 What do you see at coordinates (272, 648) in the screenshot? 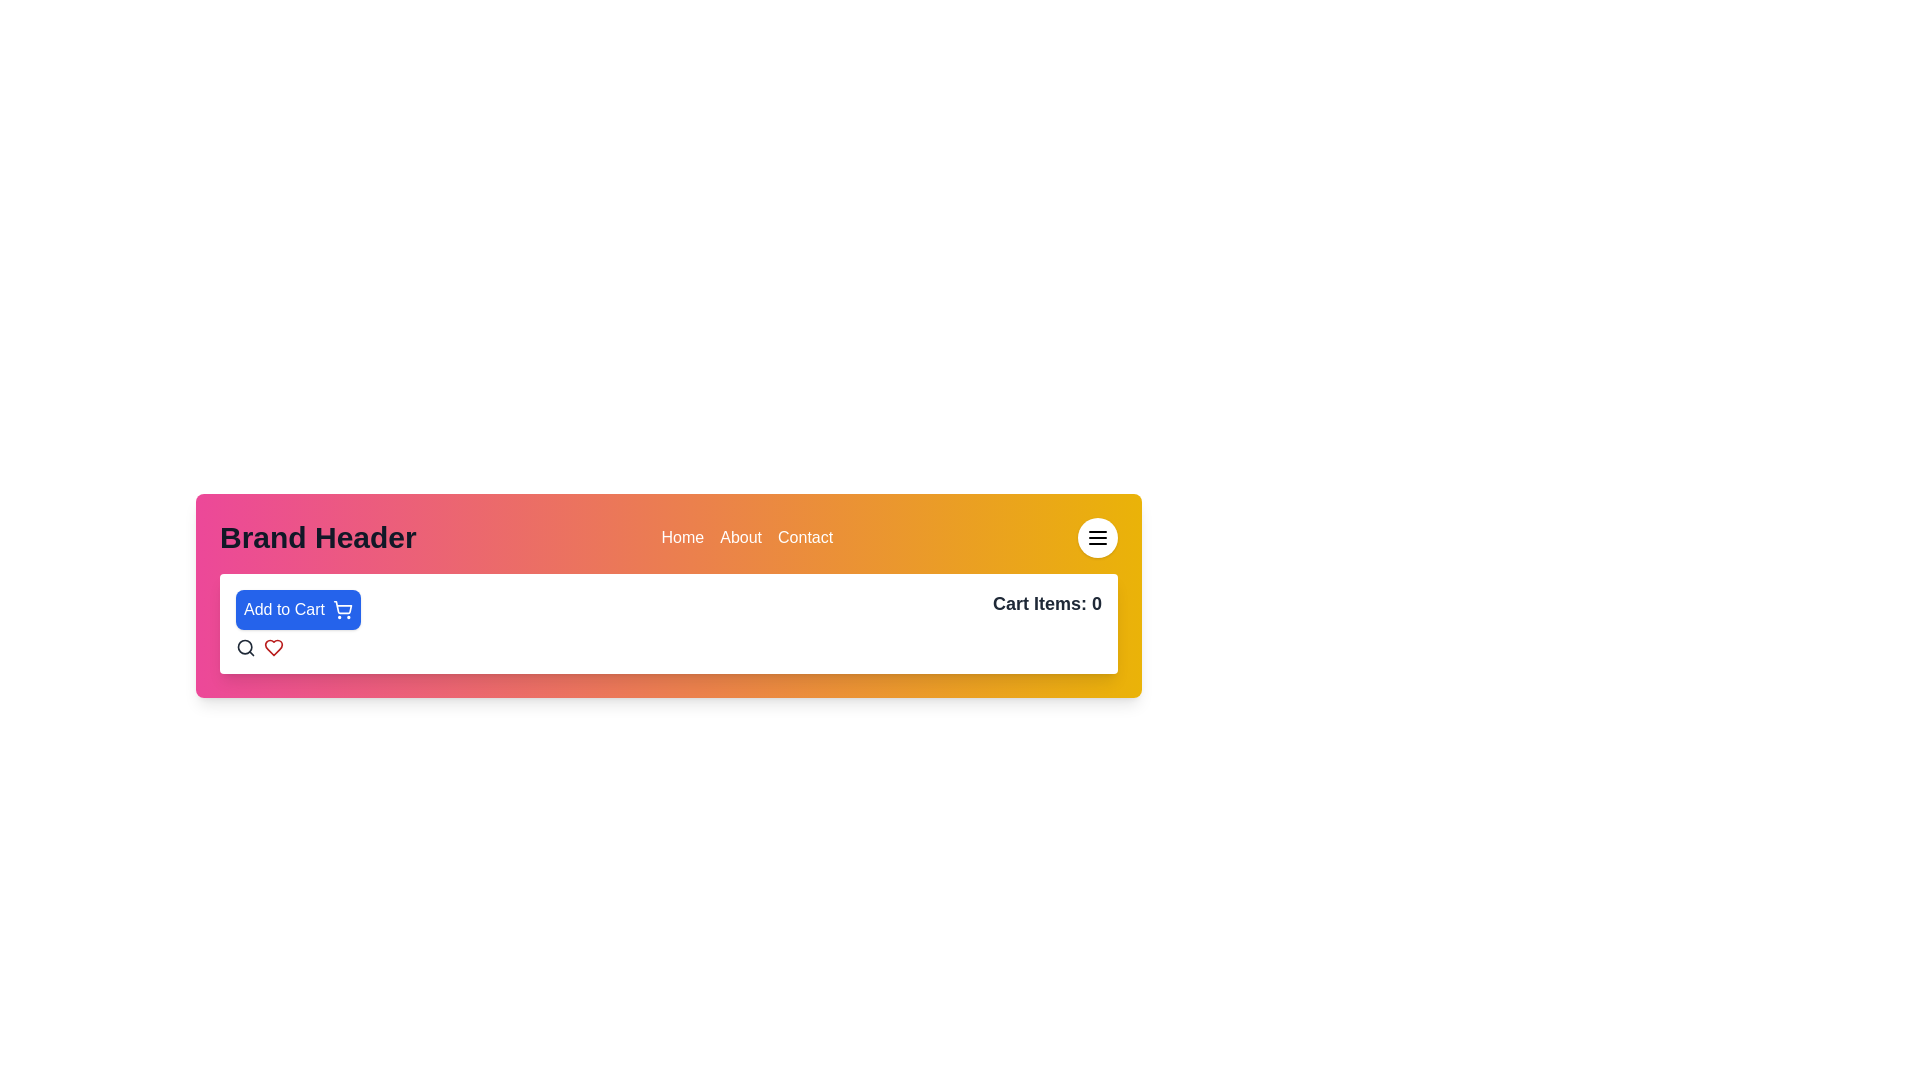
I see `the heart icon located to the right of the search icon in the header bar` at bounding box center [272, 648].